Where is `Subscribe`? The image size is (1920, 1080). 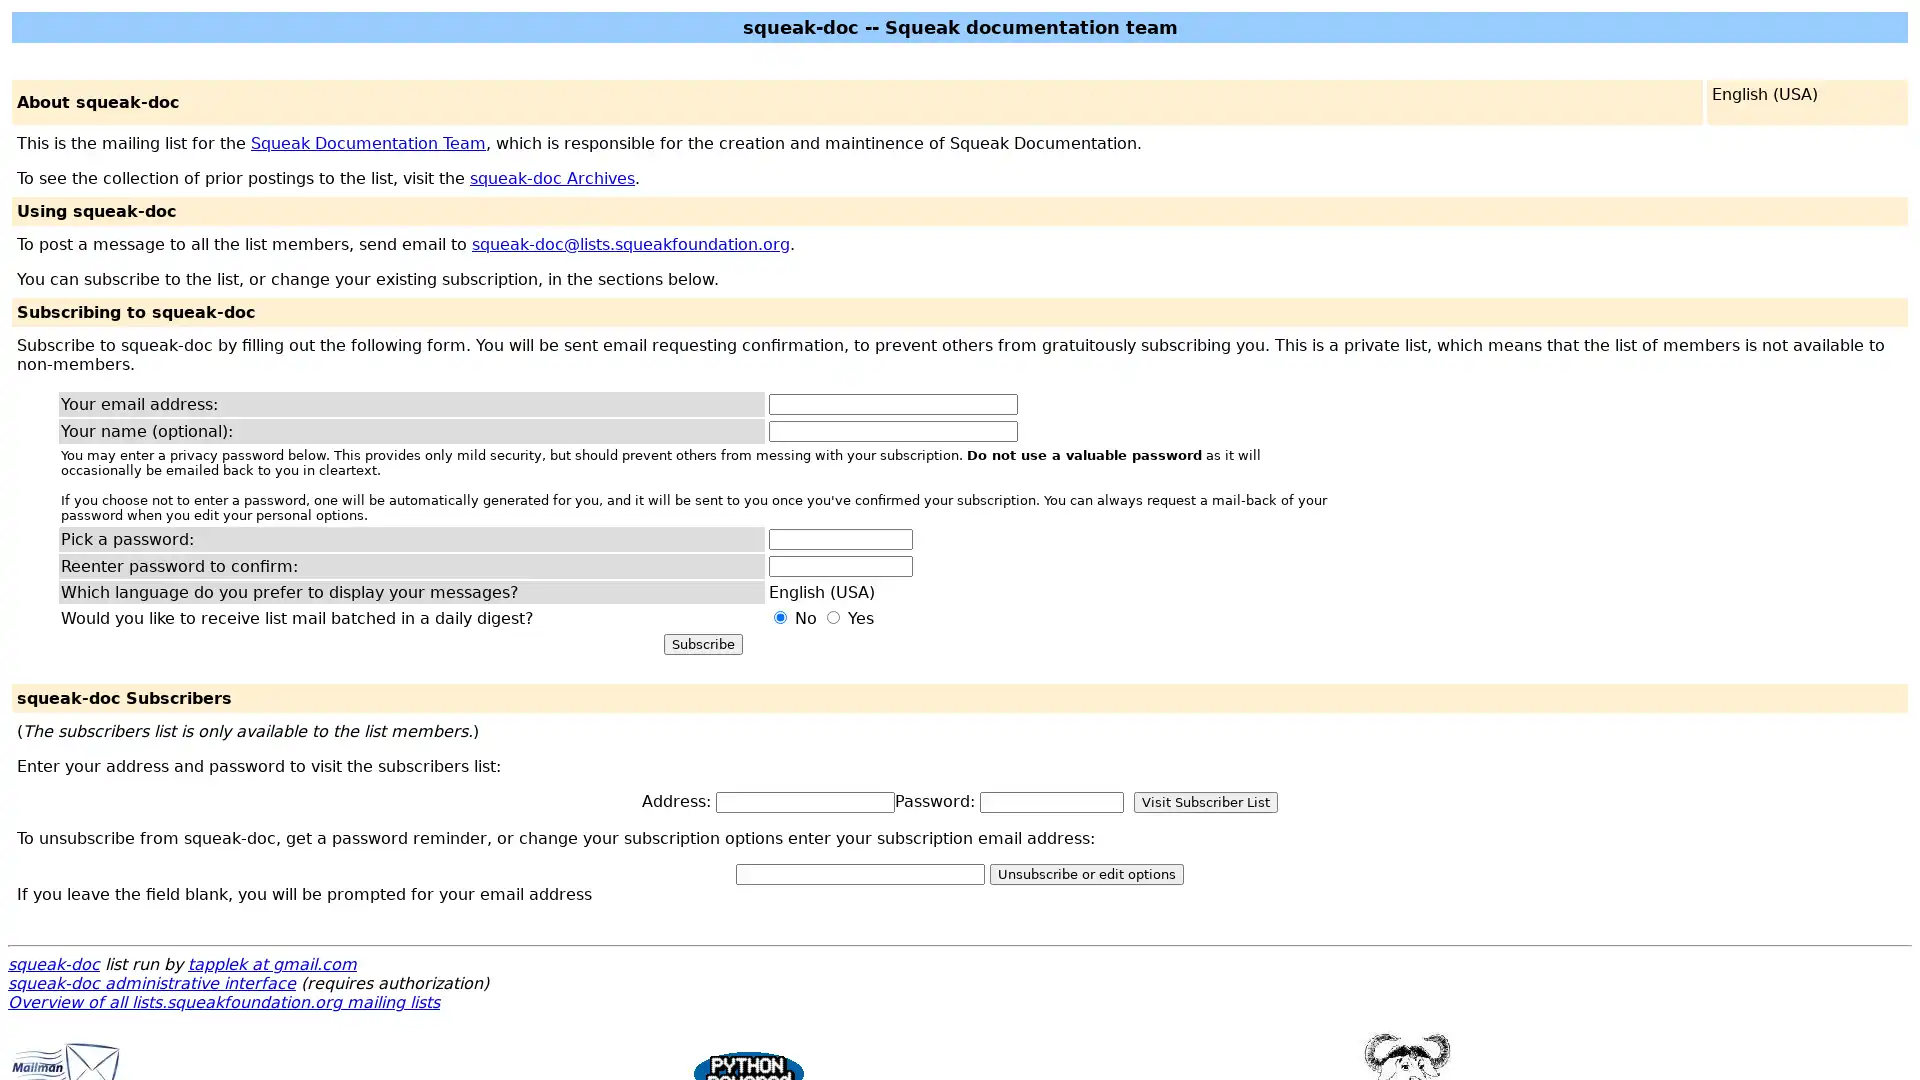
Subscribe is located at coordinates (702, 644).